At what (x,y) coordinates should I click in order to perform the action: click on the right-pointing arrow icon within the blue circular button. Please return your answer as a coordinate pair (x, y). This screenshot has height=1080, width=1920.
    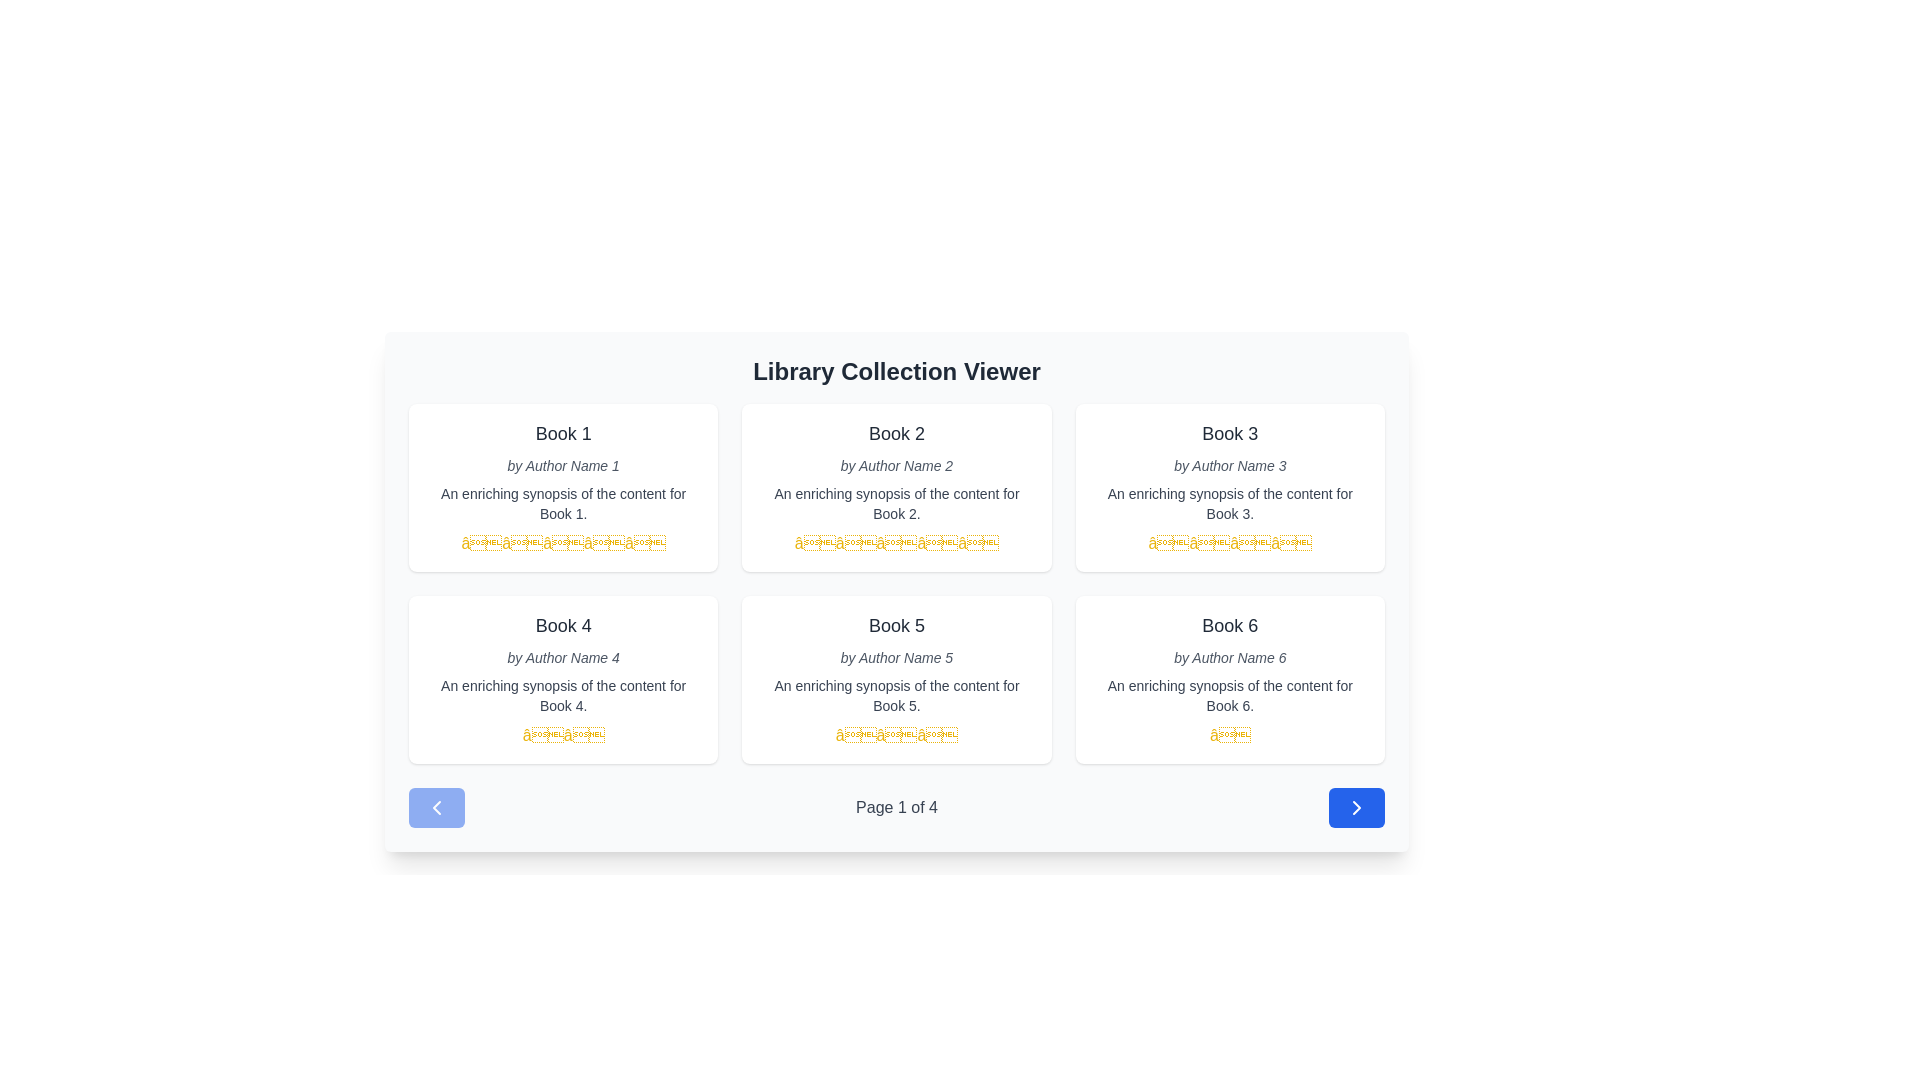
    Looking at the image, I should click on (1357, 806).